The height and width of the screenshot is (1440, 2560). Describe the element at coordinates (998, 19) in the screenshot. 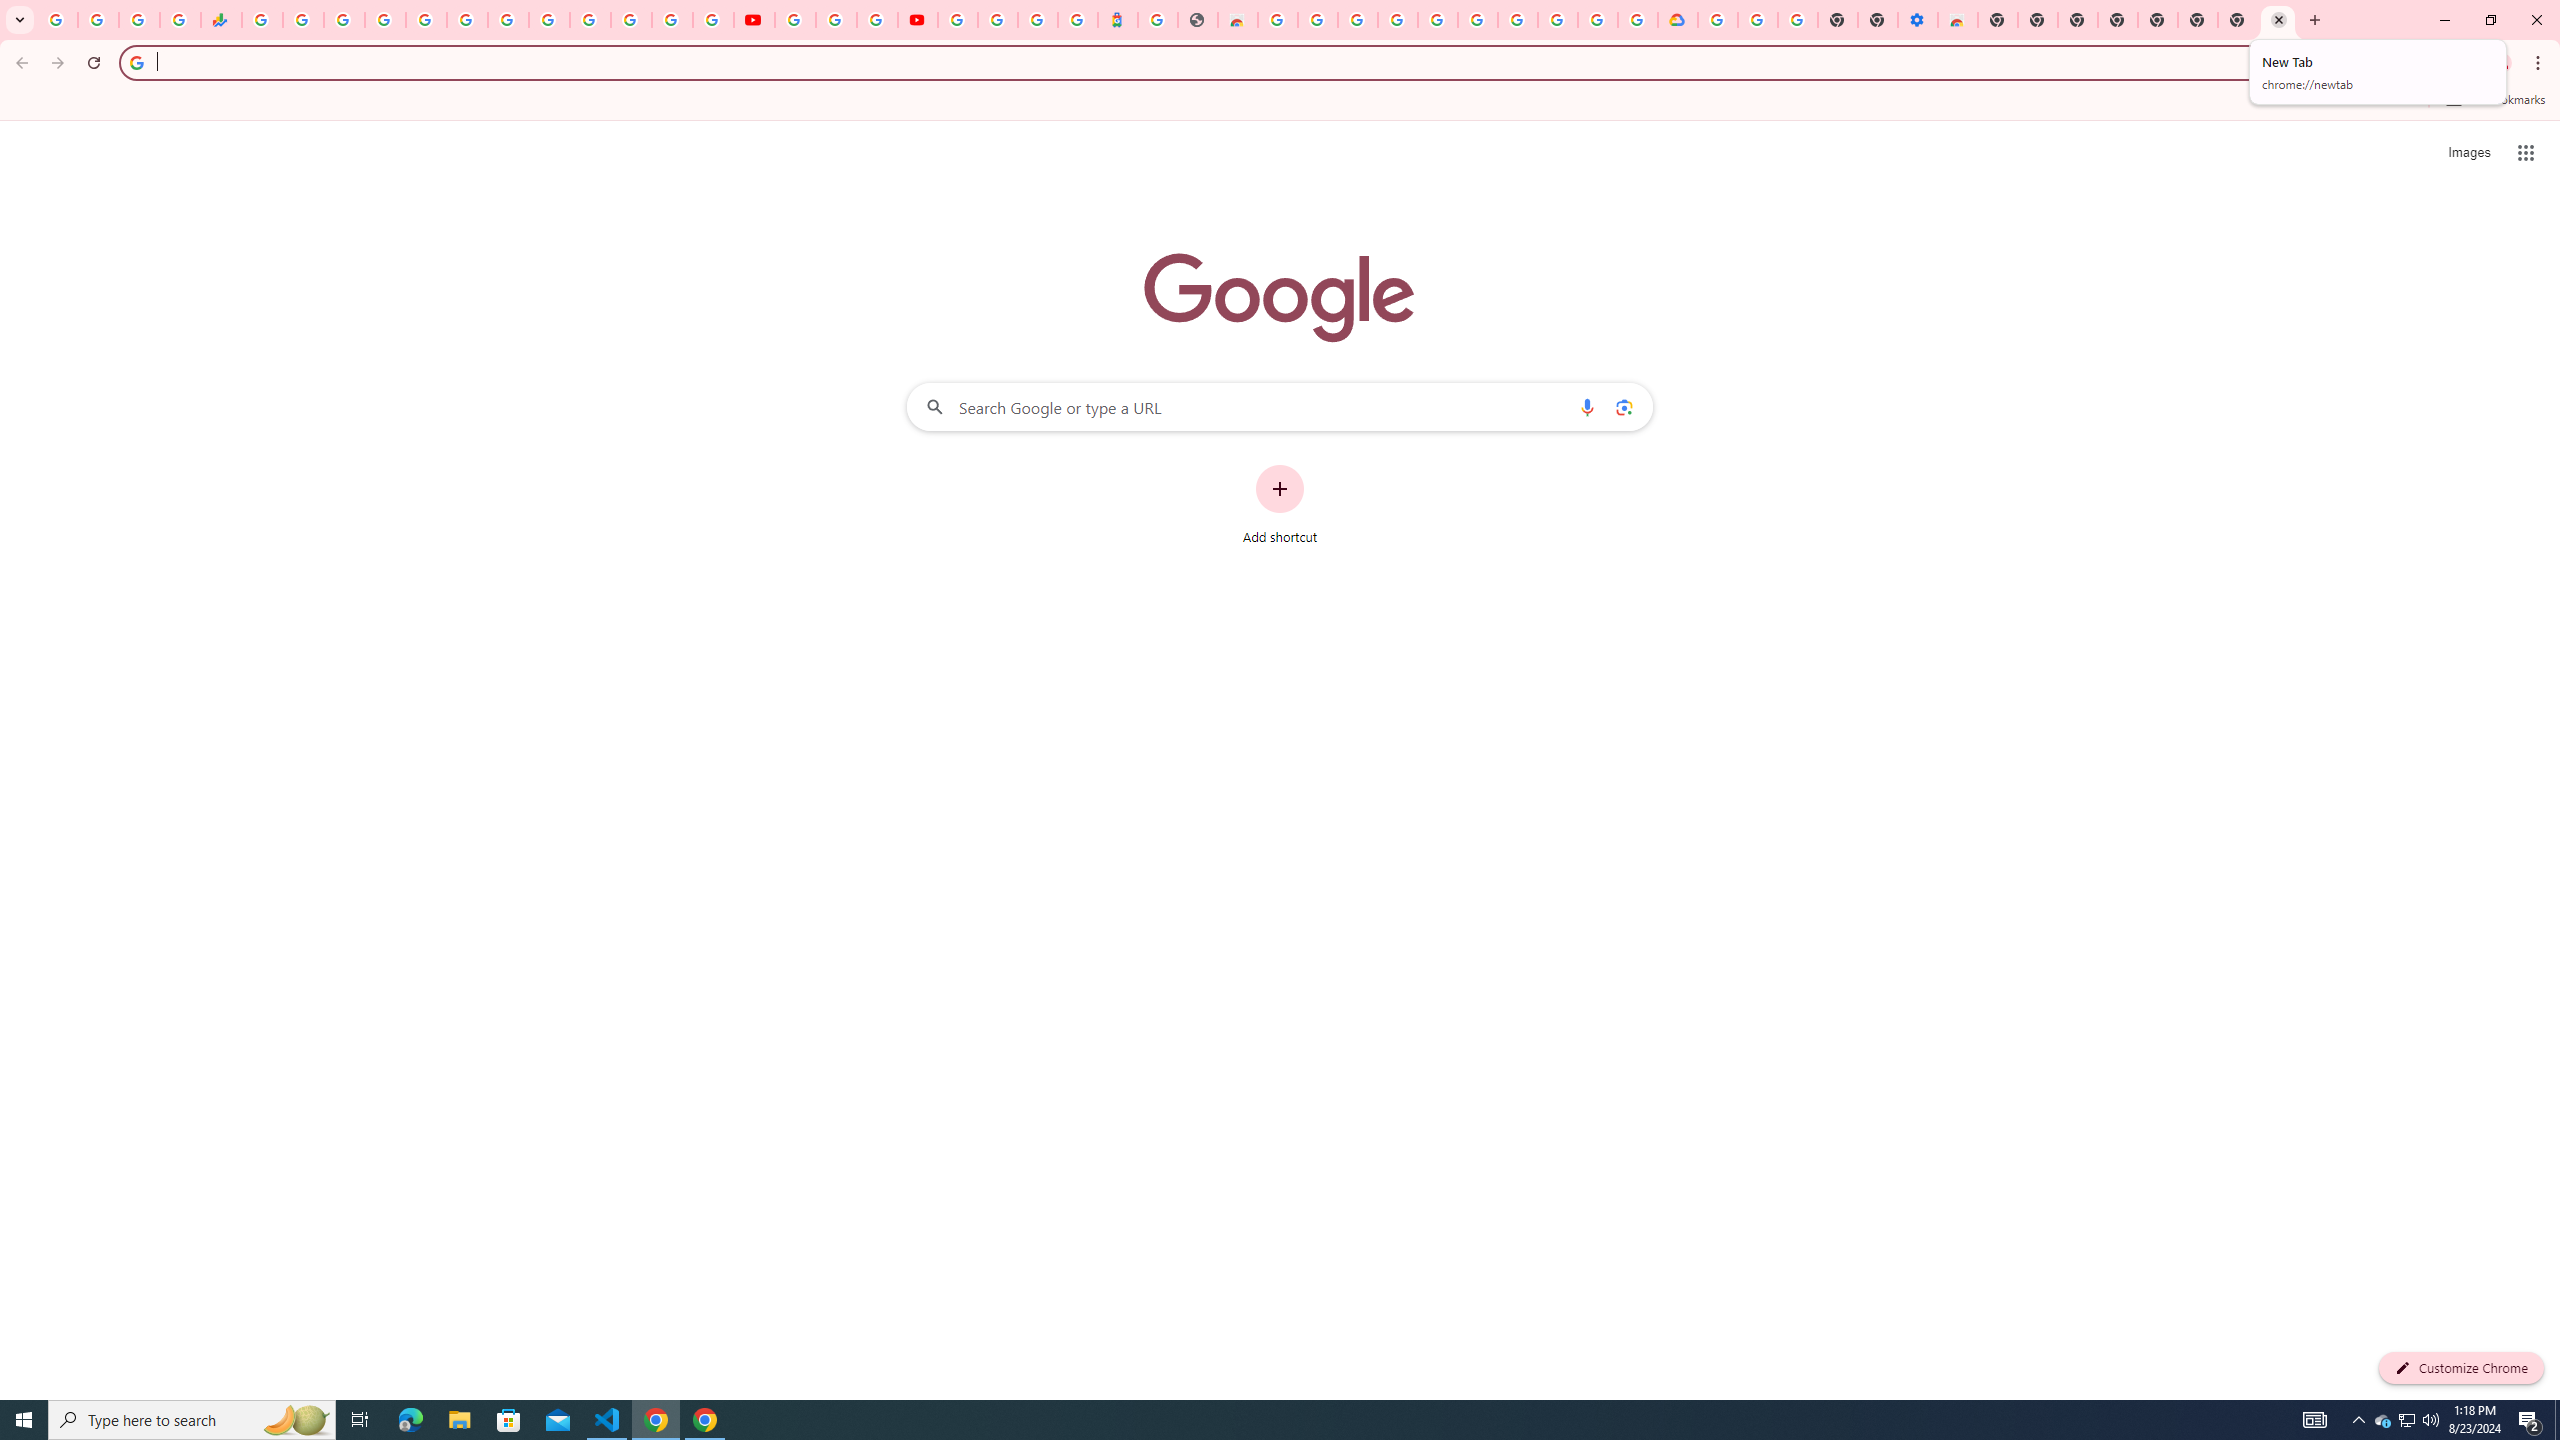

I see `'Sign in - Google Accounts'` at that location.